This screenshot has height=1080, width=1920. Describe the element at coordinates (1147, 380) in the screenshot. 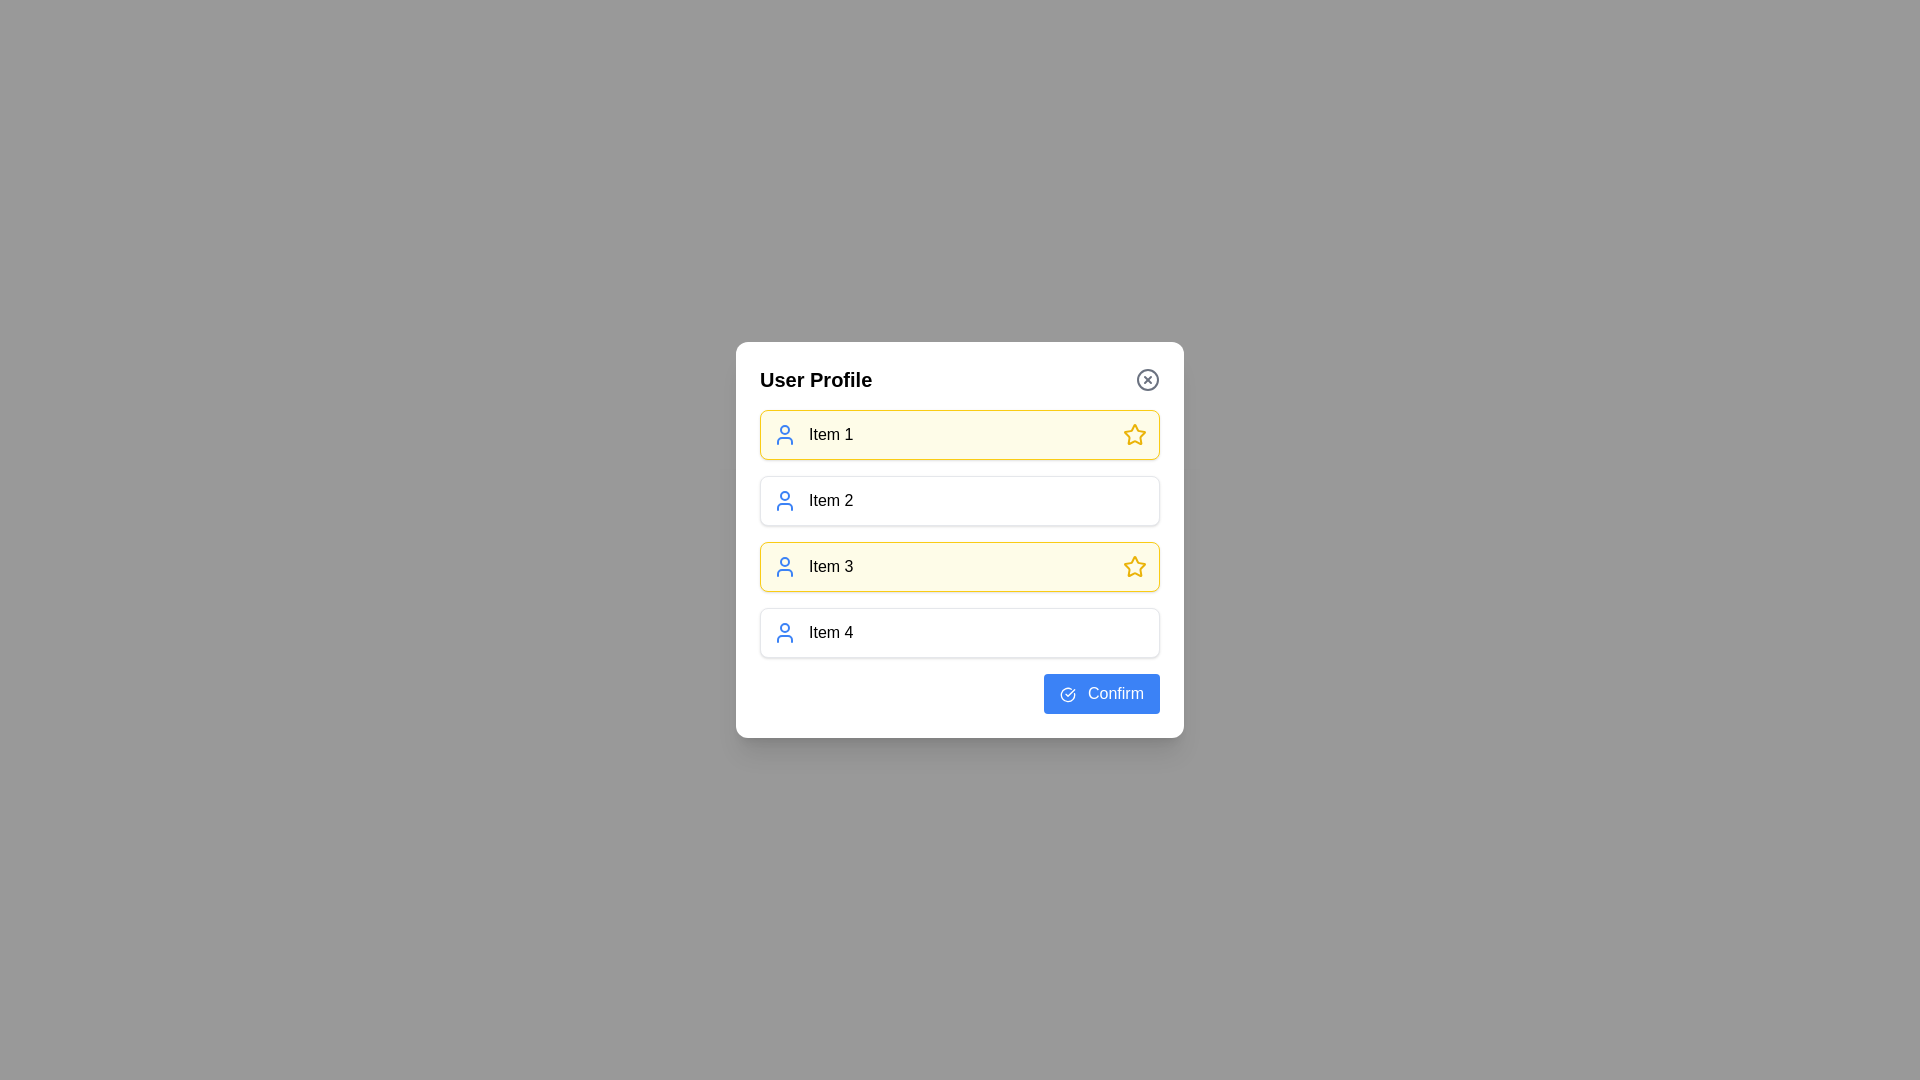

I see `the outermost SVG circle element that is part of the close button in the top-right corner of the 'User Profile' dialog box` at that location.